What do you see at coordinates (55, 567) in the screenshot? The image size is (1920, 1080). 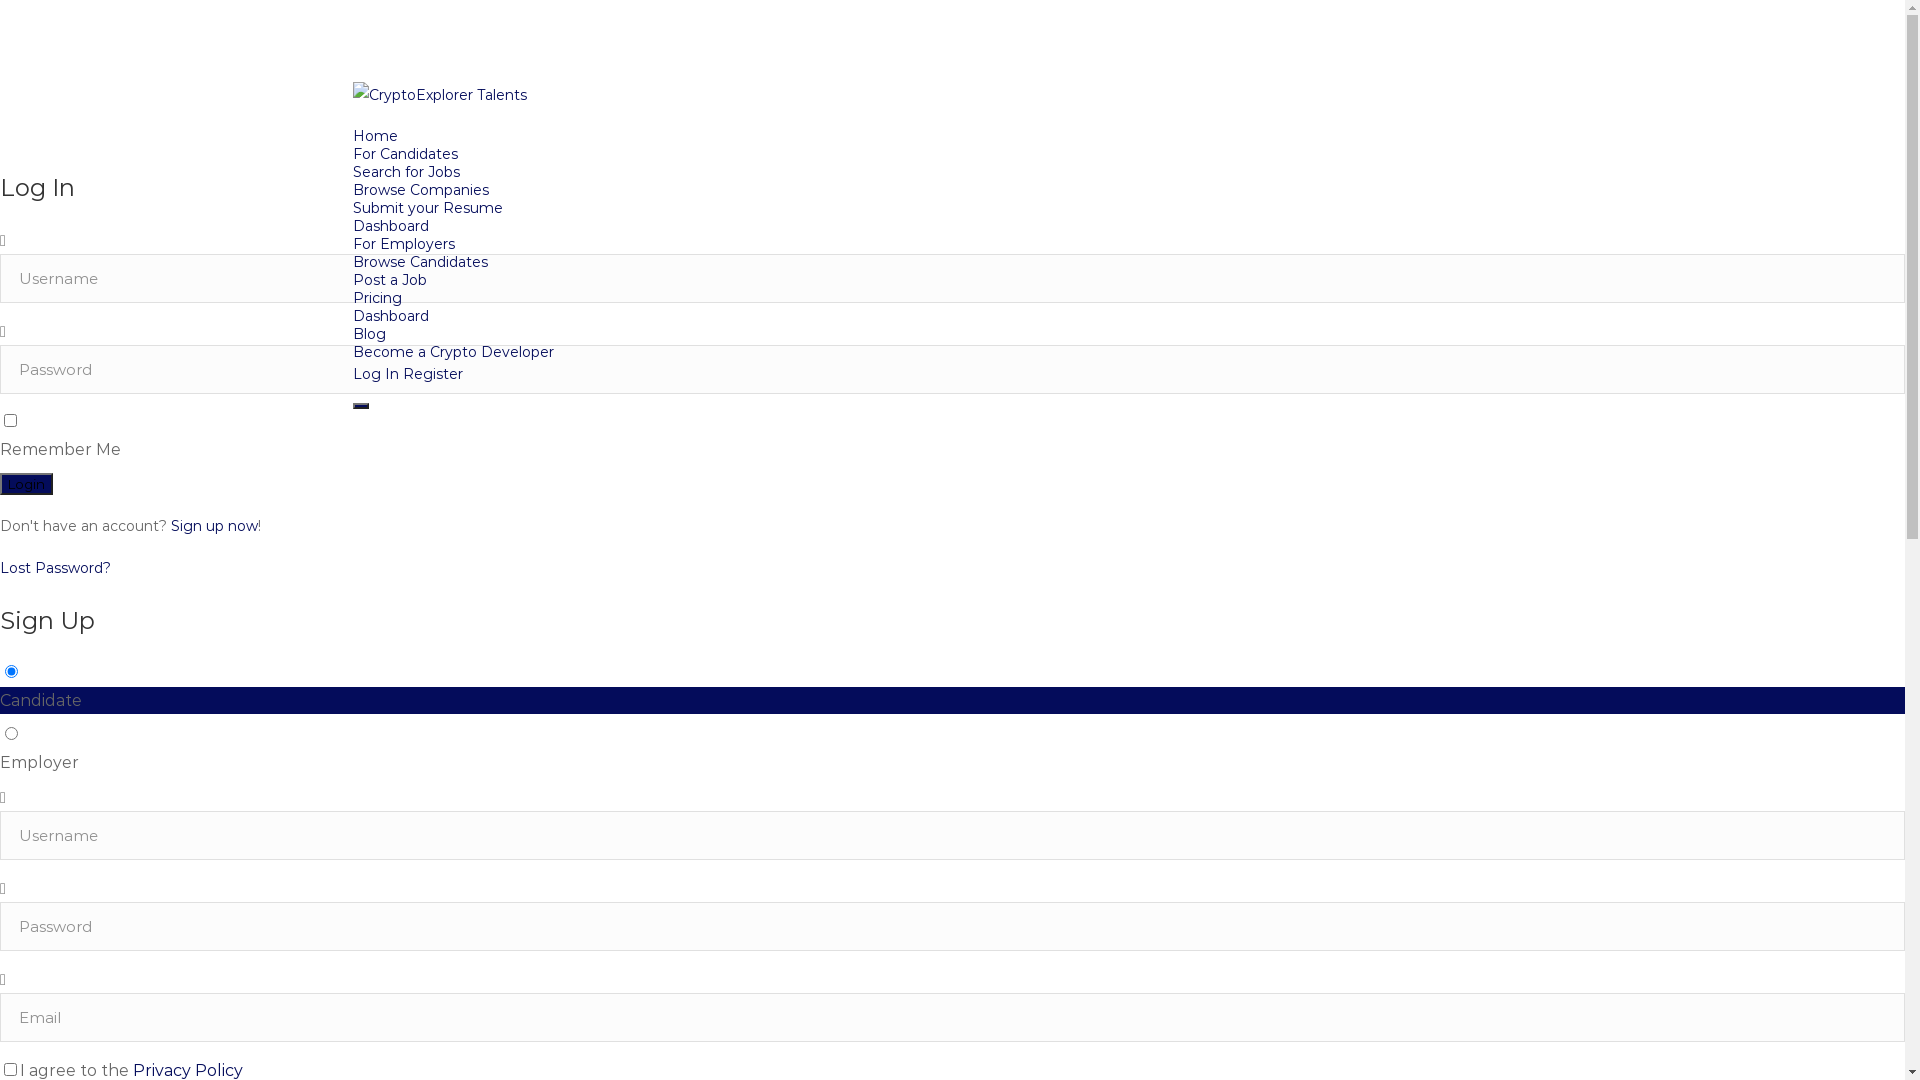 I see `'Lost Password?'` at bounding box center [55, 567].